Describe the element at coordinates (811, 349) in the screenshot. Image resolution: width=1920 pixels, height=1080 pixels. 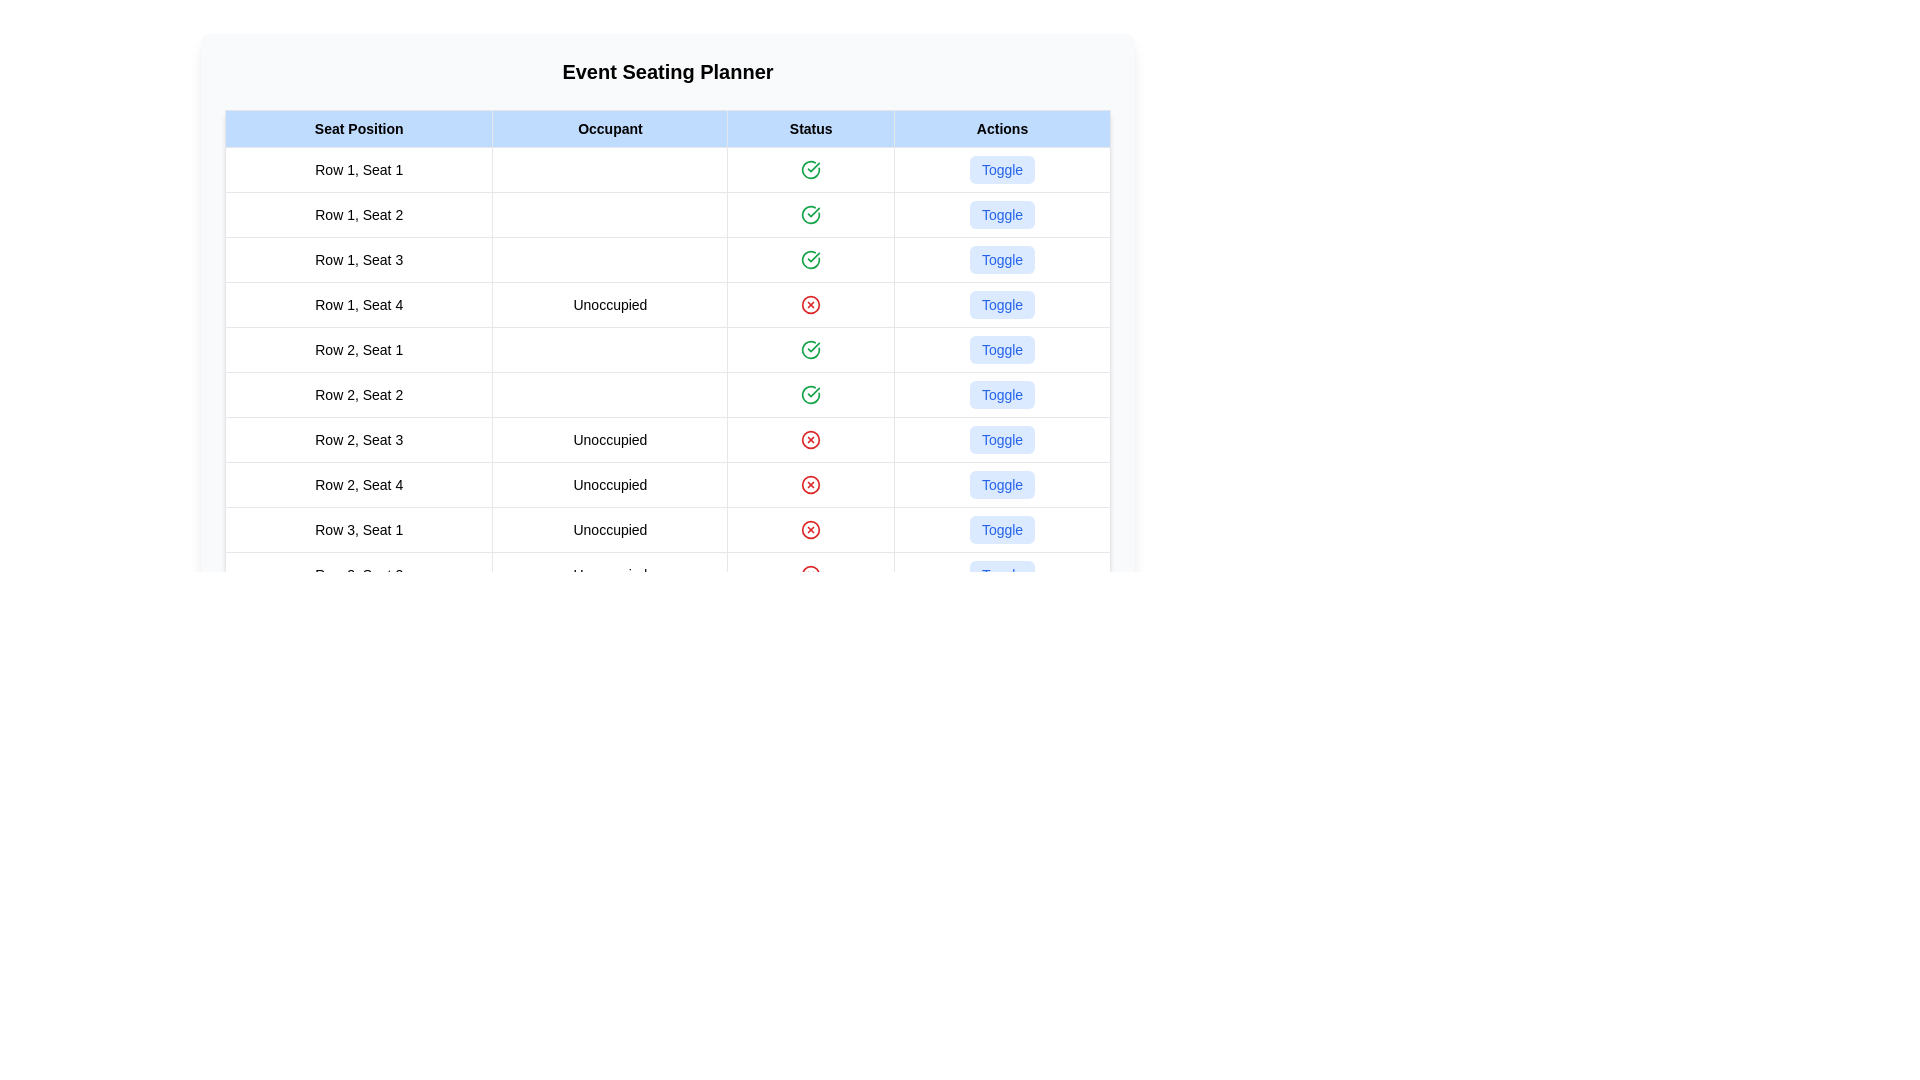
I see `the decorative SVG icon indicating a confirmed state in 'Row 1, Seat 4' of the table's 'Status' column` at that location.